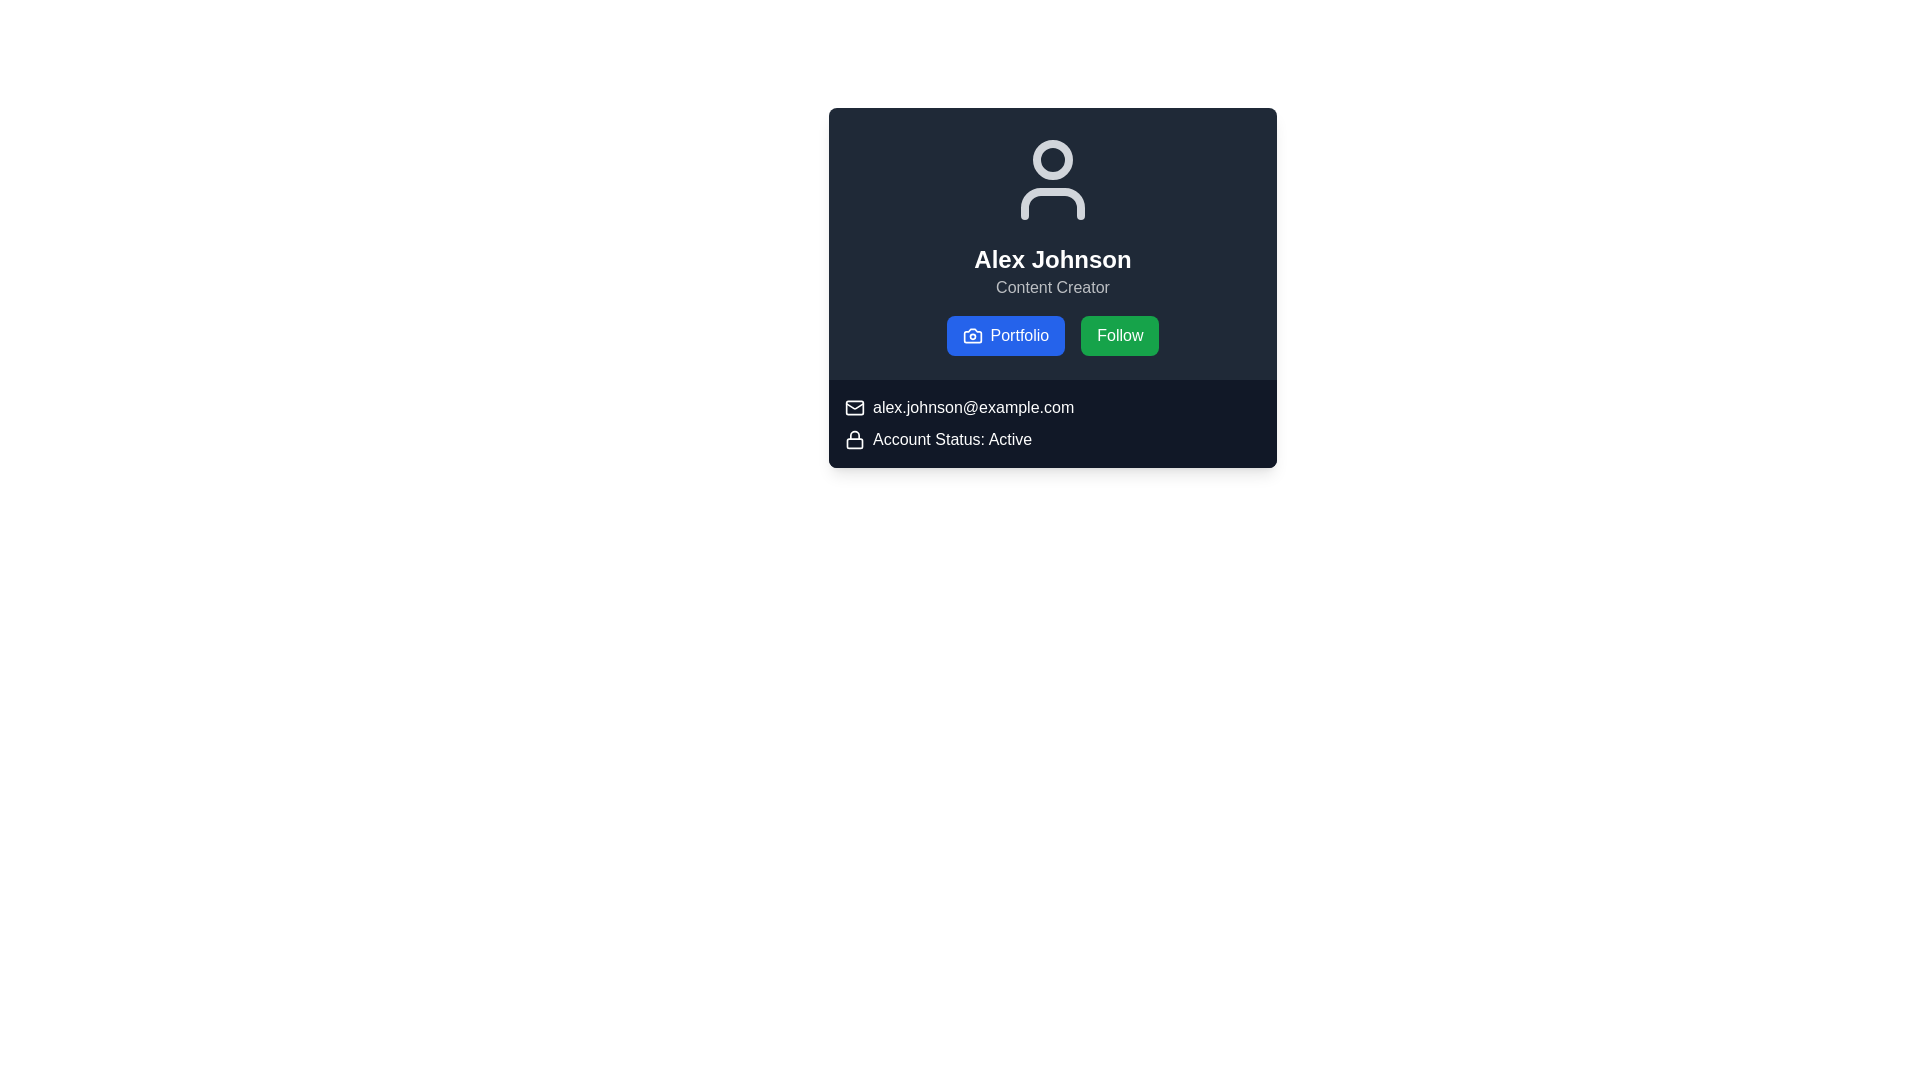  What do you see at coordinates (972, 334) in the screenshot?
I see `the camera icon located within the 'Portfolio' button, which is styled with a white stroke on a blue background and is positioned in the center region of the user interface` at bounding box center [972, 334].